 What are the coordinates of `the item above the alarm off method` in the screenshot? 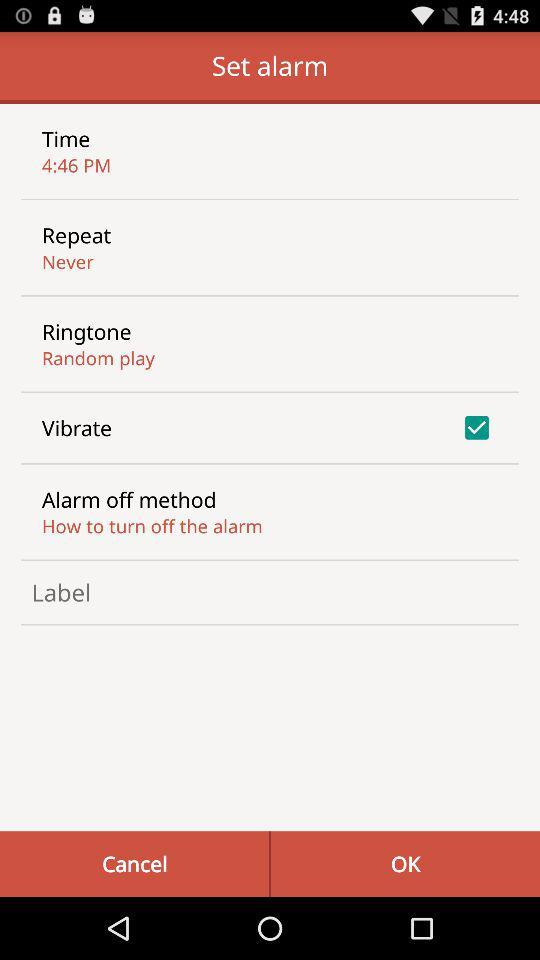 It's located at (76, 428).